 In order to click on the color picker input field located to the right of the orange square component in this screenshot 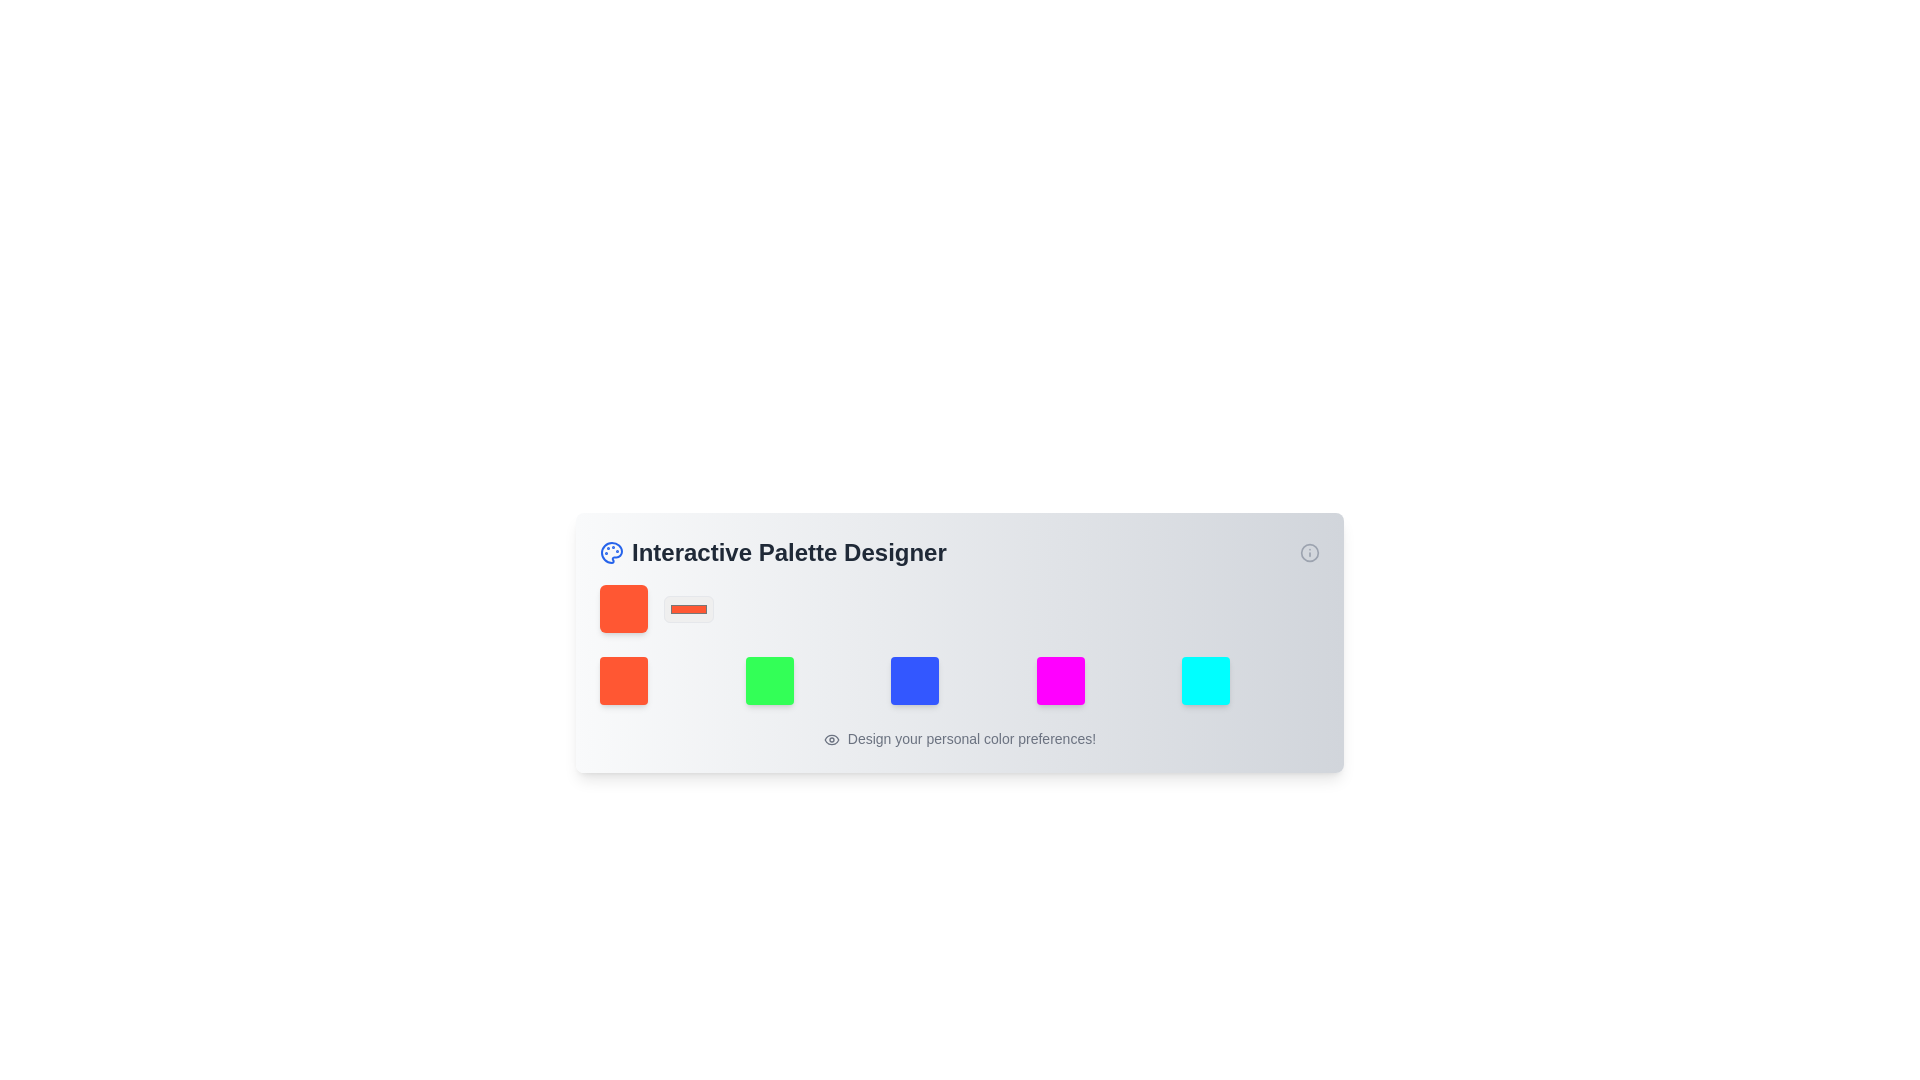, I will do `click(689, 608)`.